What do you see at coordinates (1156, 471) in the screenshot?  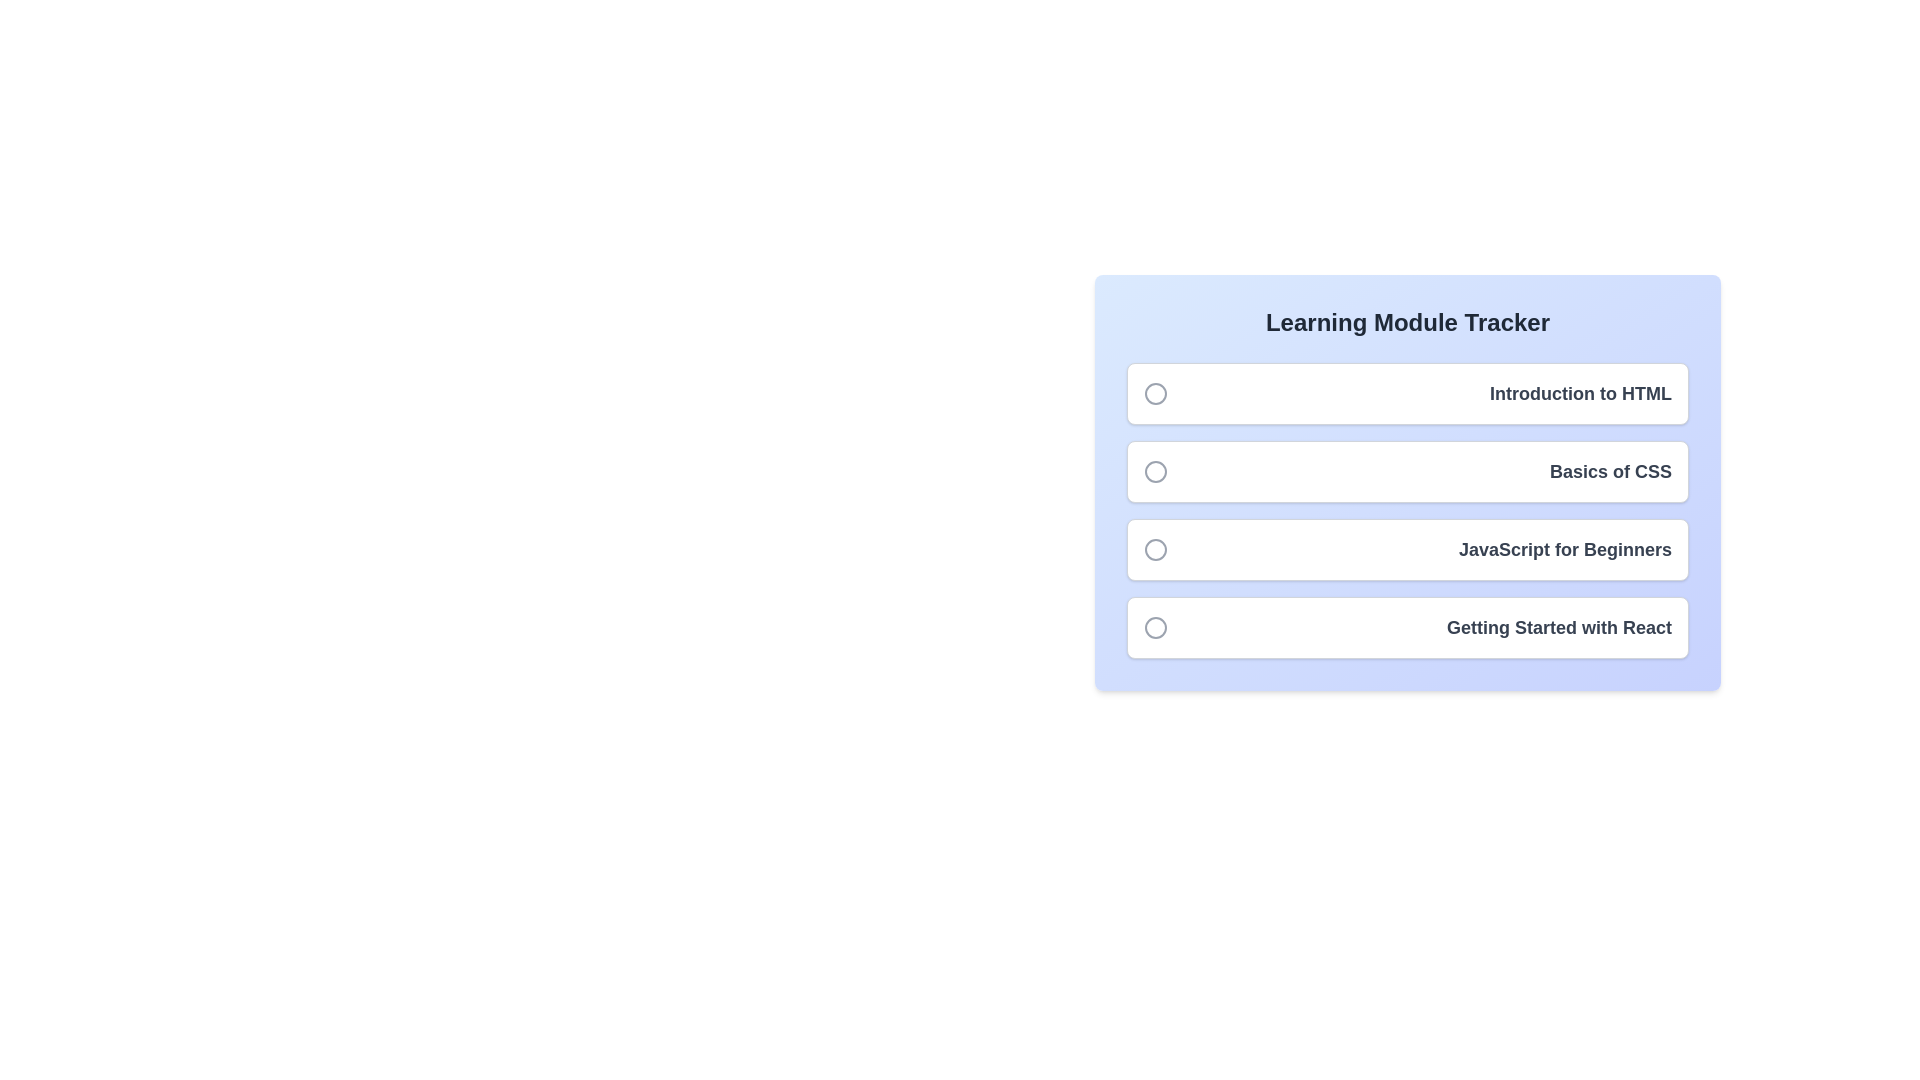 I see `the circular radio button with a gray outline located to the left of the text 'Basics of CSS'` at bounding box center [1156, 471].